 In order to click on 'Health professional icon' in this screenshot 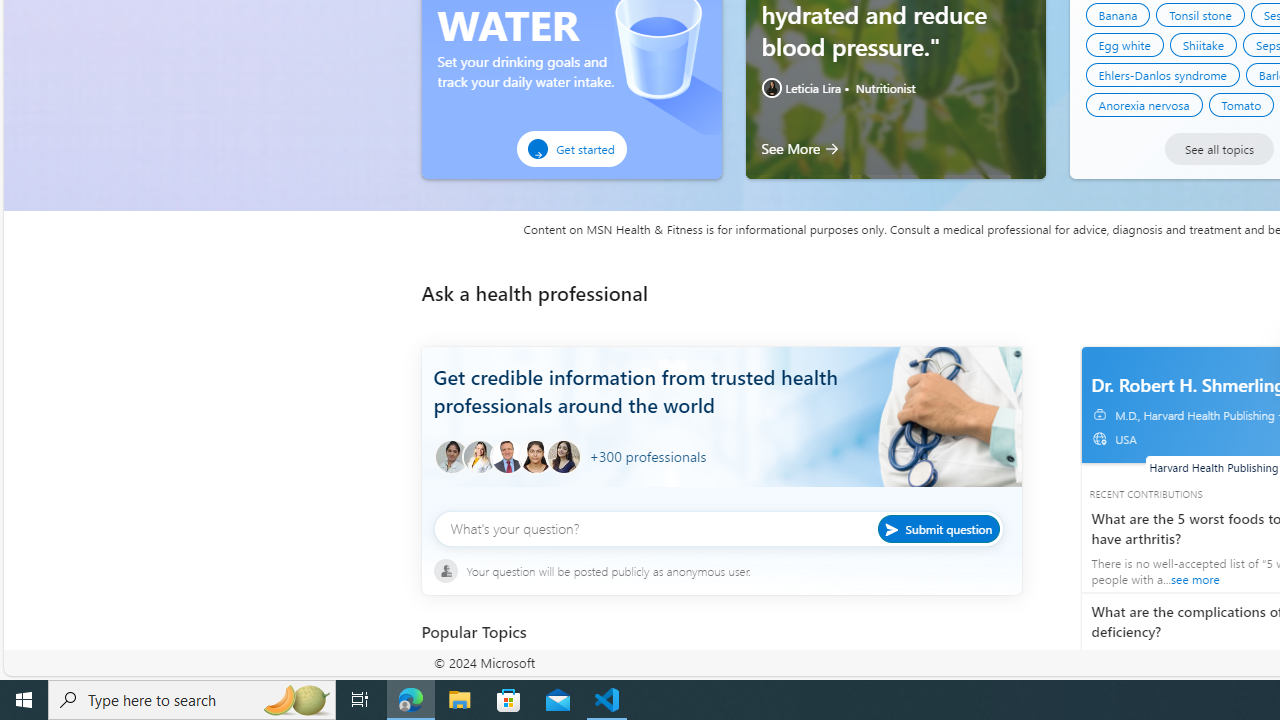, I will do `click(450, 457)`.